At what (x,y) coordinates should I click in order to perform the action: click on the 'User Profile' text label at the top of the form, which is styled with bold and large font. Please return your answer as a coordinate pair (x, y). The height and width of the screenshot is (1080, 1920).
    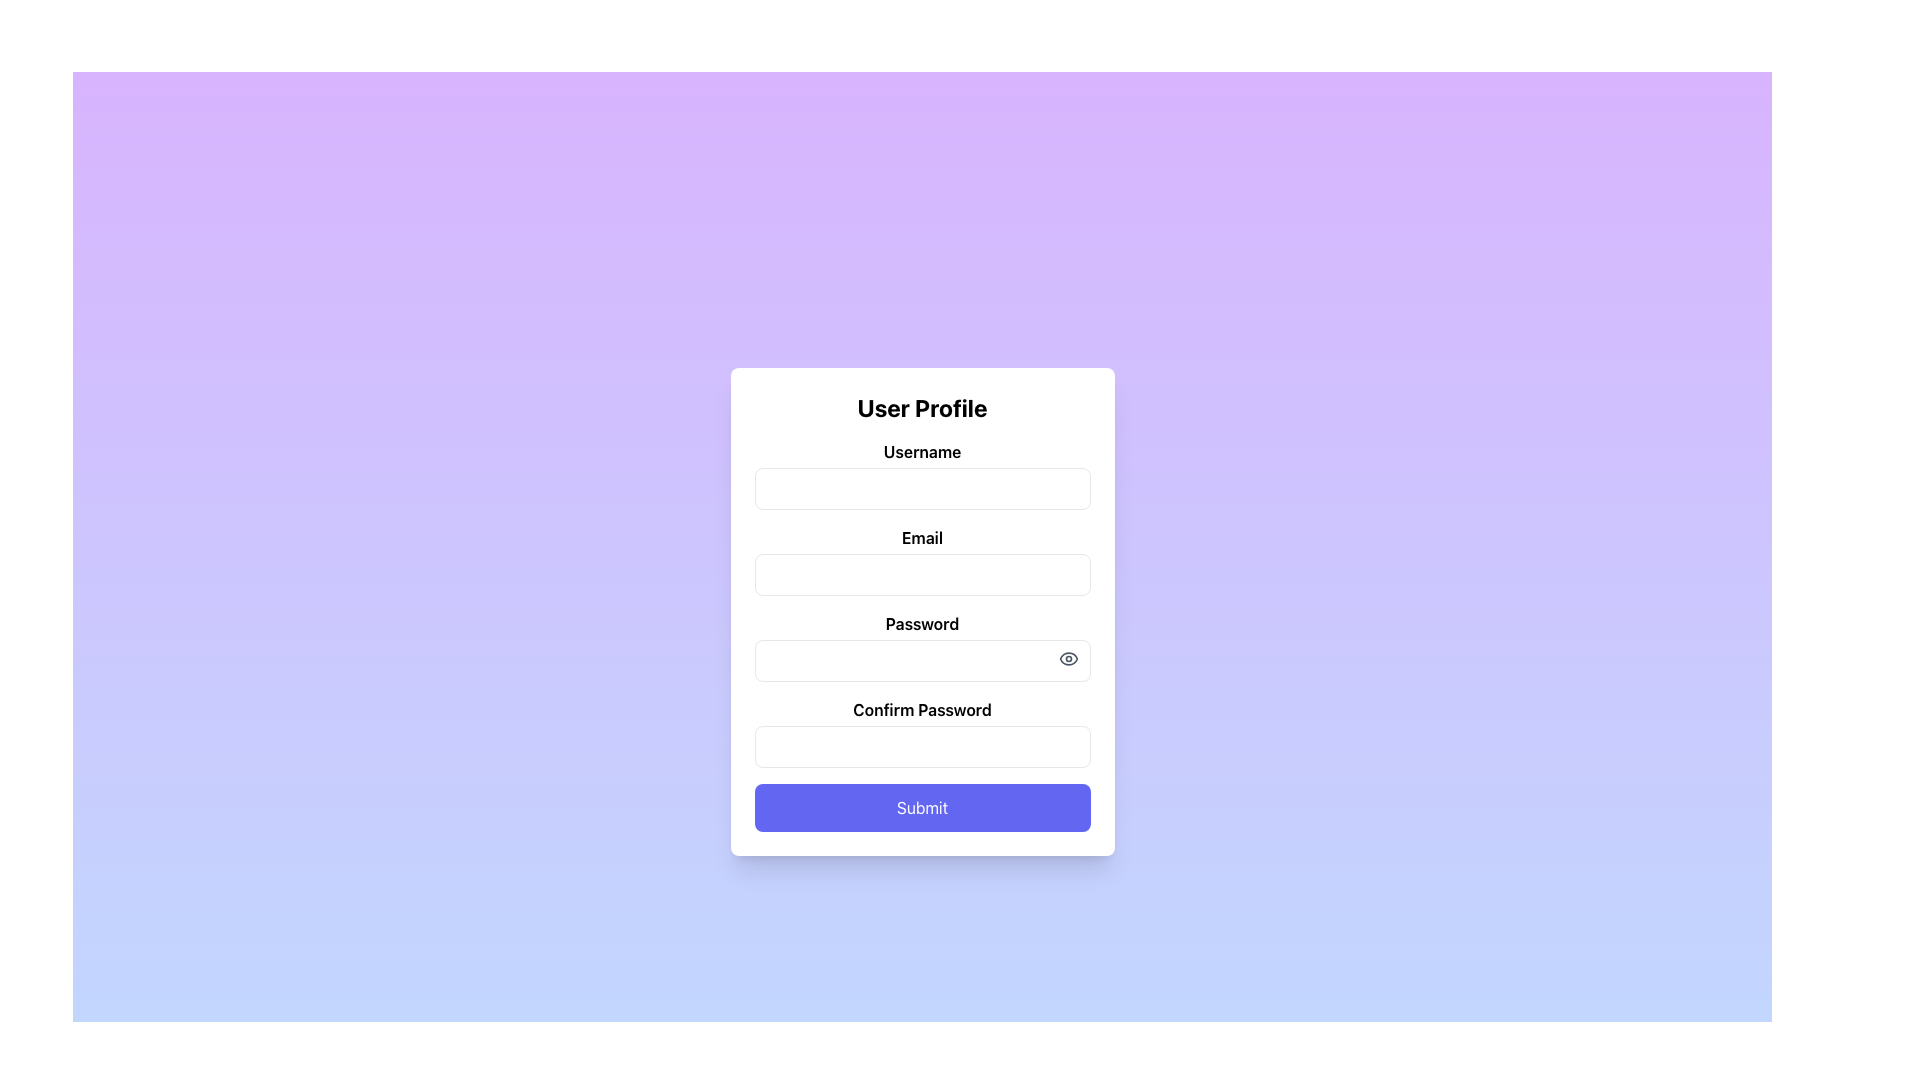
    Looking at the image, I should click on (921, 407).